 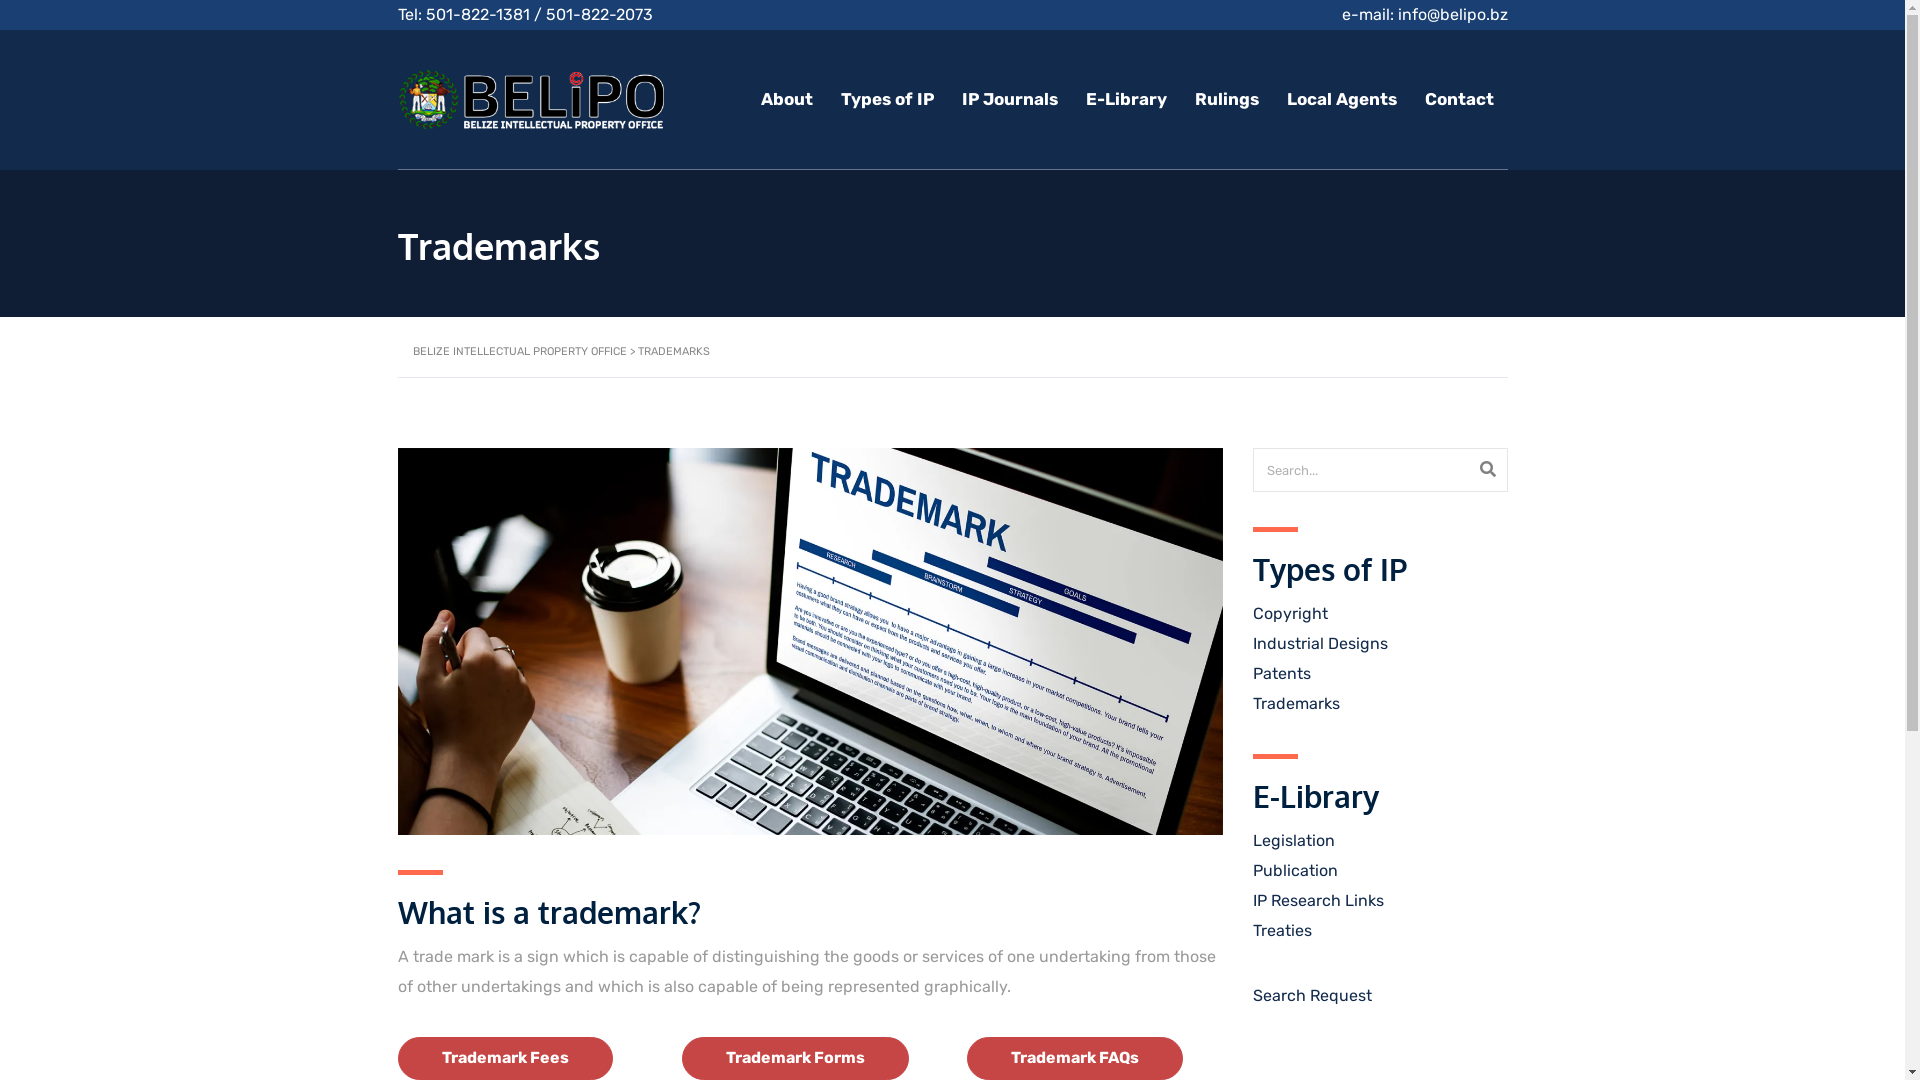 What do you see at coordinates (1311, 995) in the screenshot?
I see `'Search Request'` at bounding box center [1311, 995].